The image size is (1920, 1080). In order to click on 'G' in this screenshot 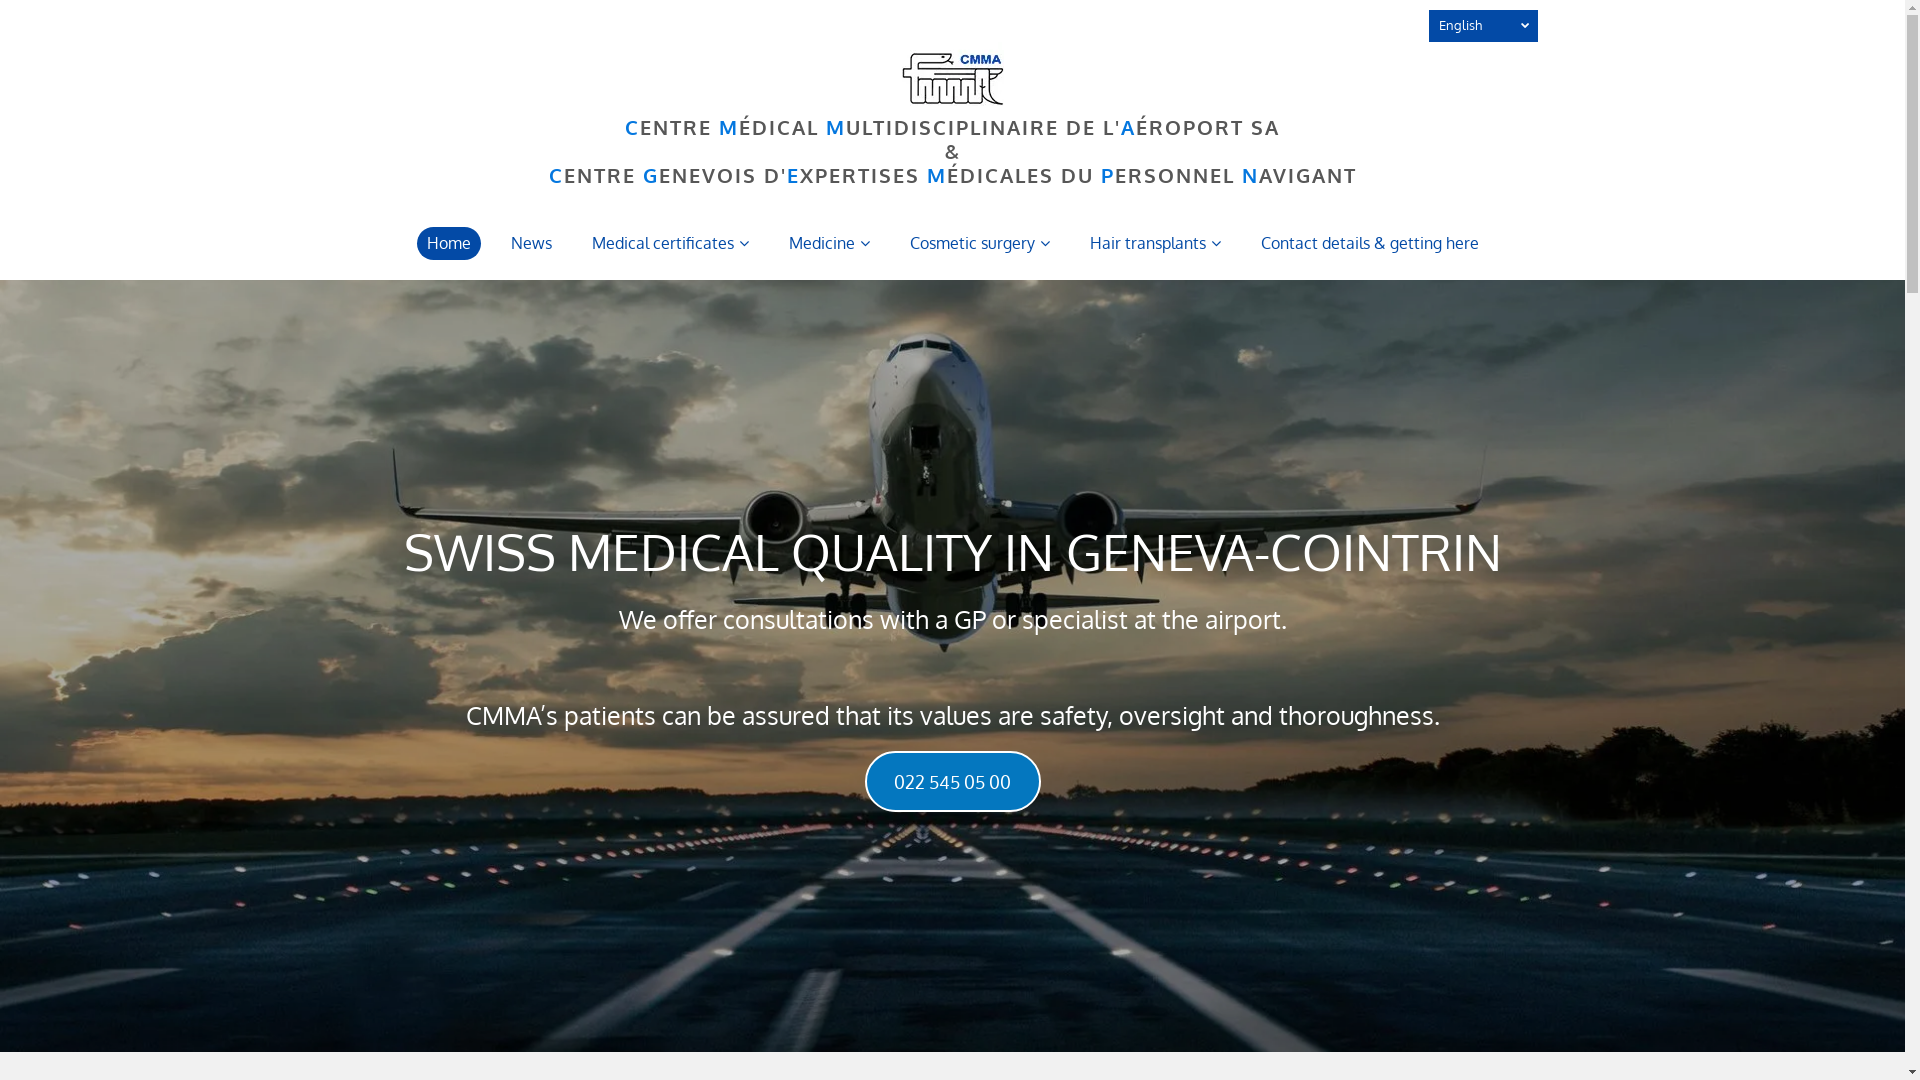, I will do `click(649, 173)`.